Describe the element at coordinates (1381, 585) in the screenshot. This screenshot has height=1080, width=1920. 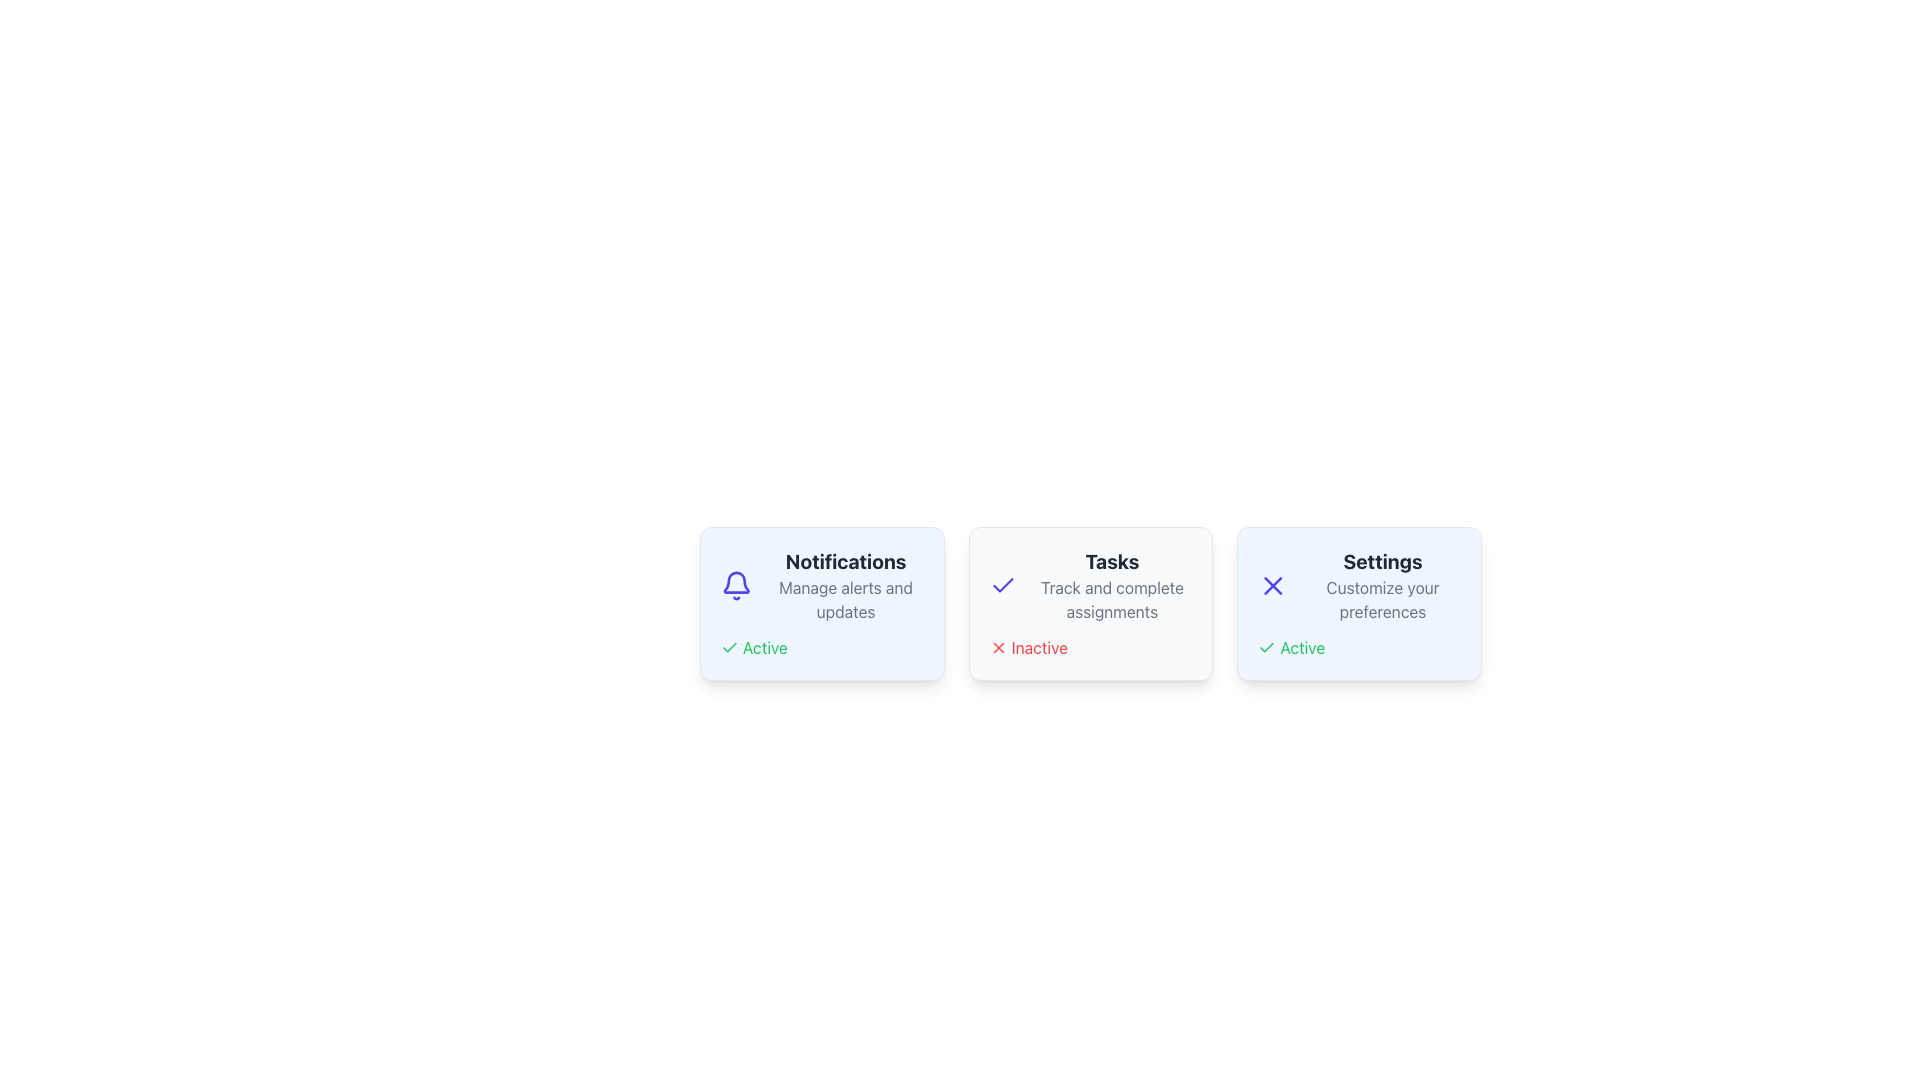
I see `title and description of the 'Settings' section text block located in the third card of a horizontal sequence, positioned towards the right side of the interface` at that location.